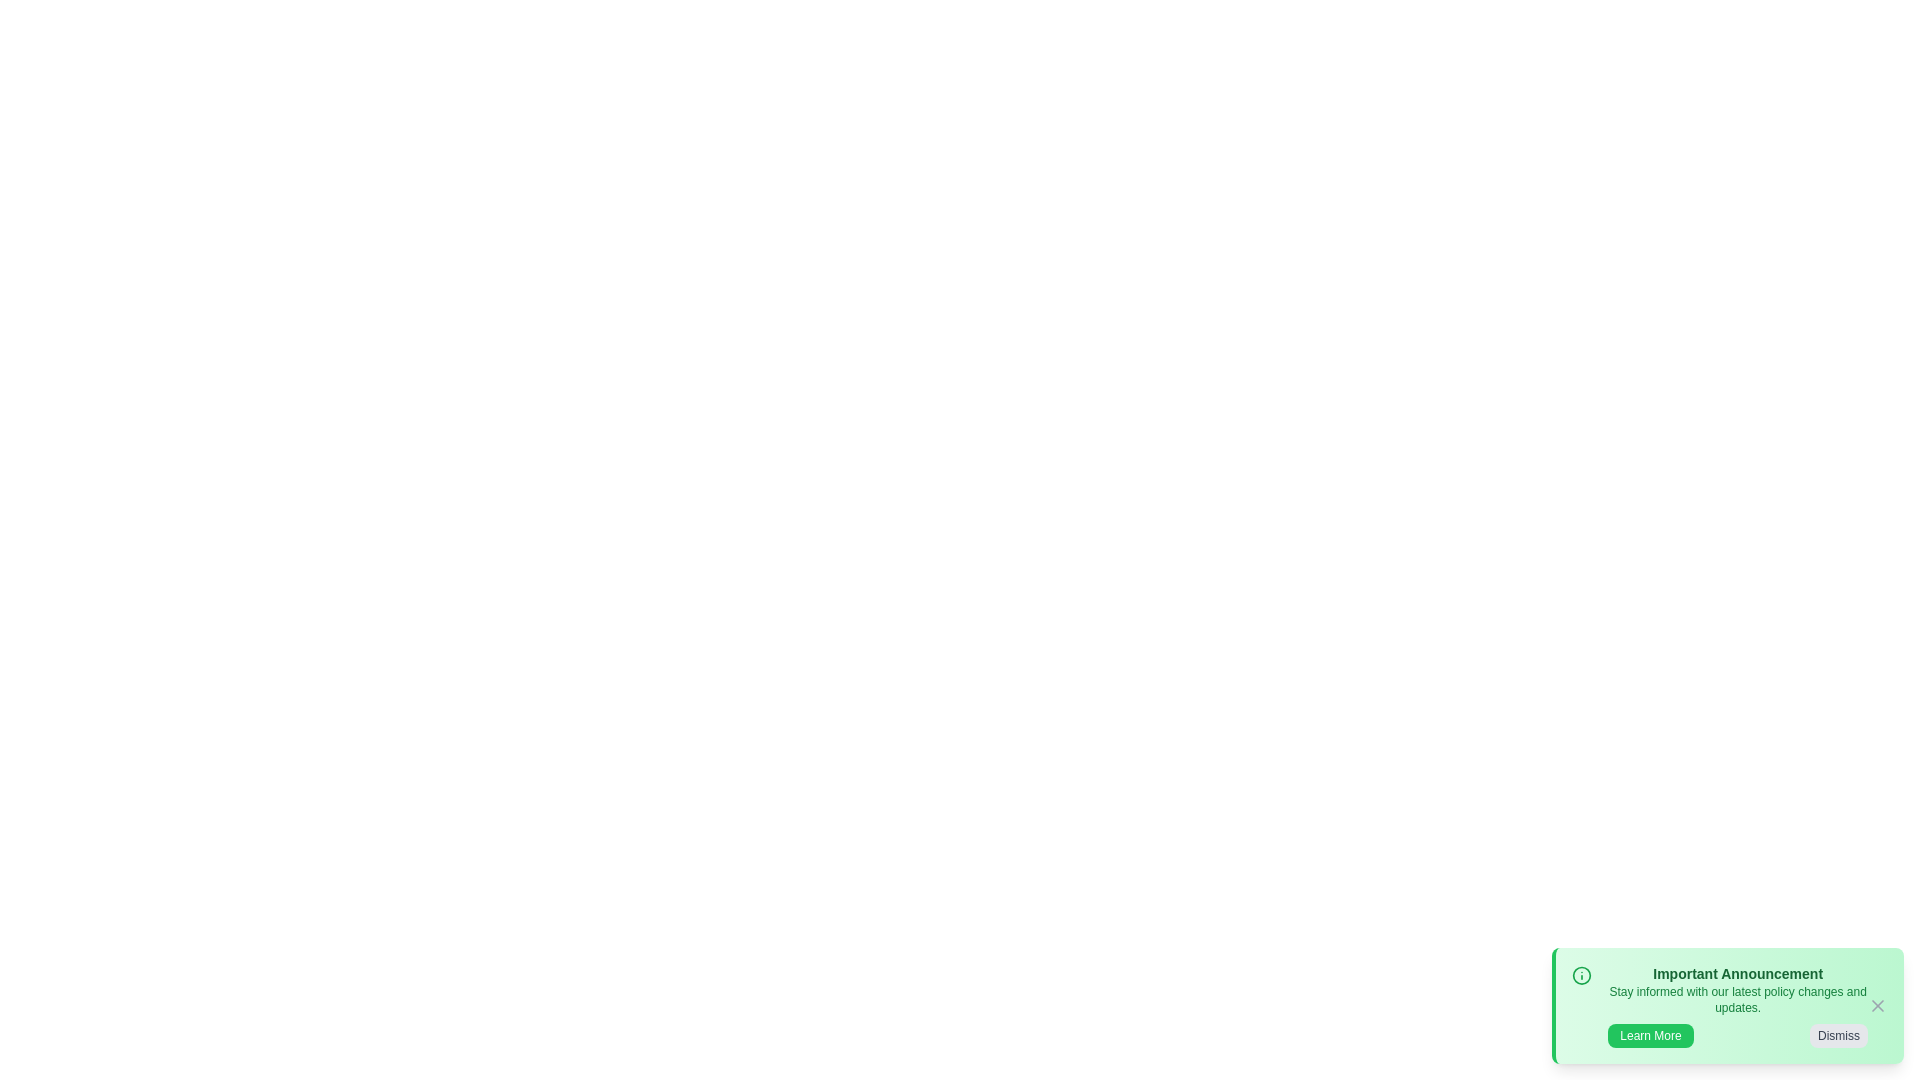  What do you see at coordinates (1651, 1035) in the screenshot?
I see `the 'Learn More' button to observe its hover effects` at bounding box center [1651, 1035].